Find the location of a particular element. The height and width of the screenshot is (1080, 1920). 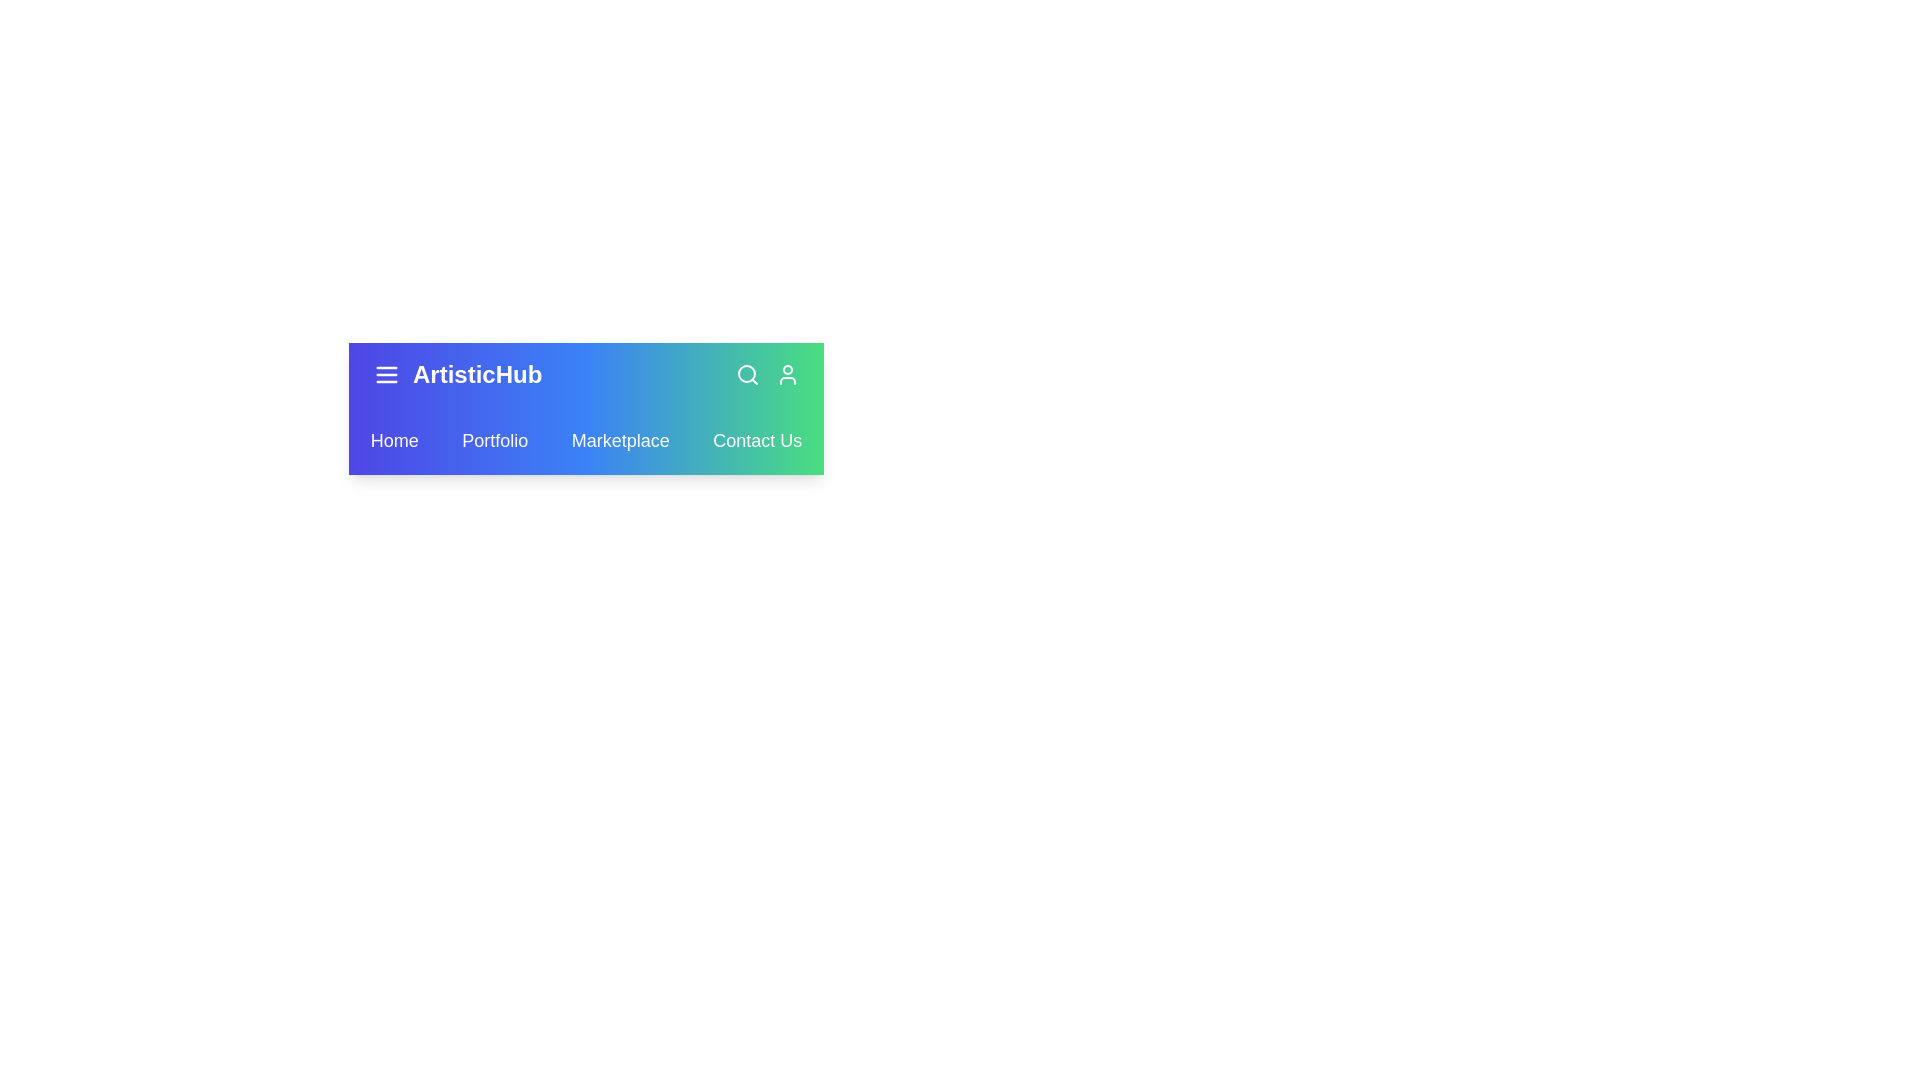

the Home link in the navbar is located at coordinates (393, 439).